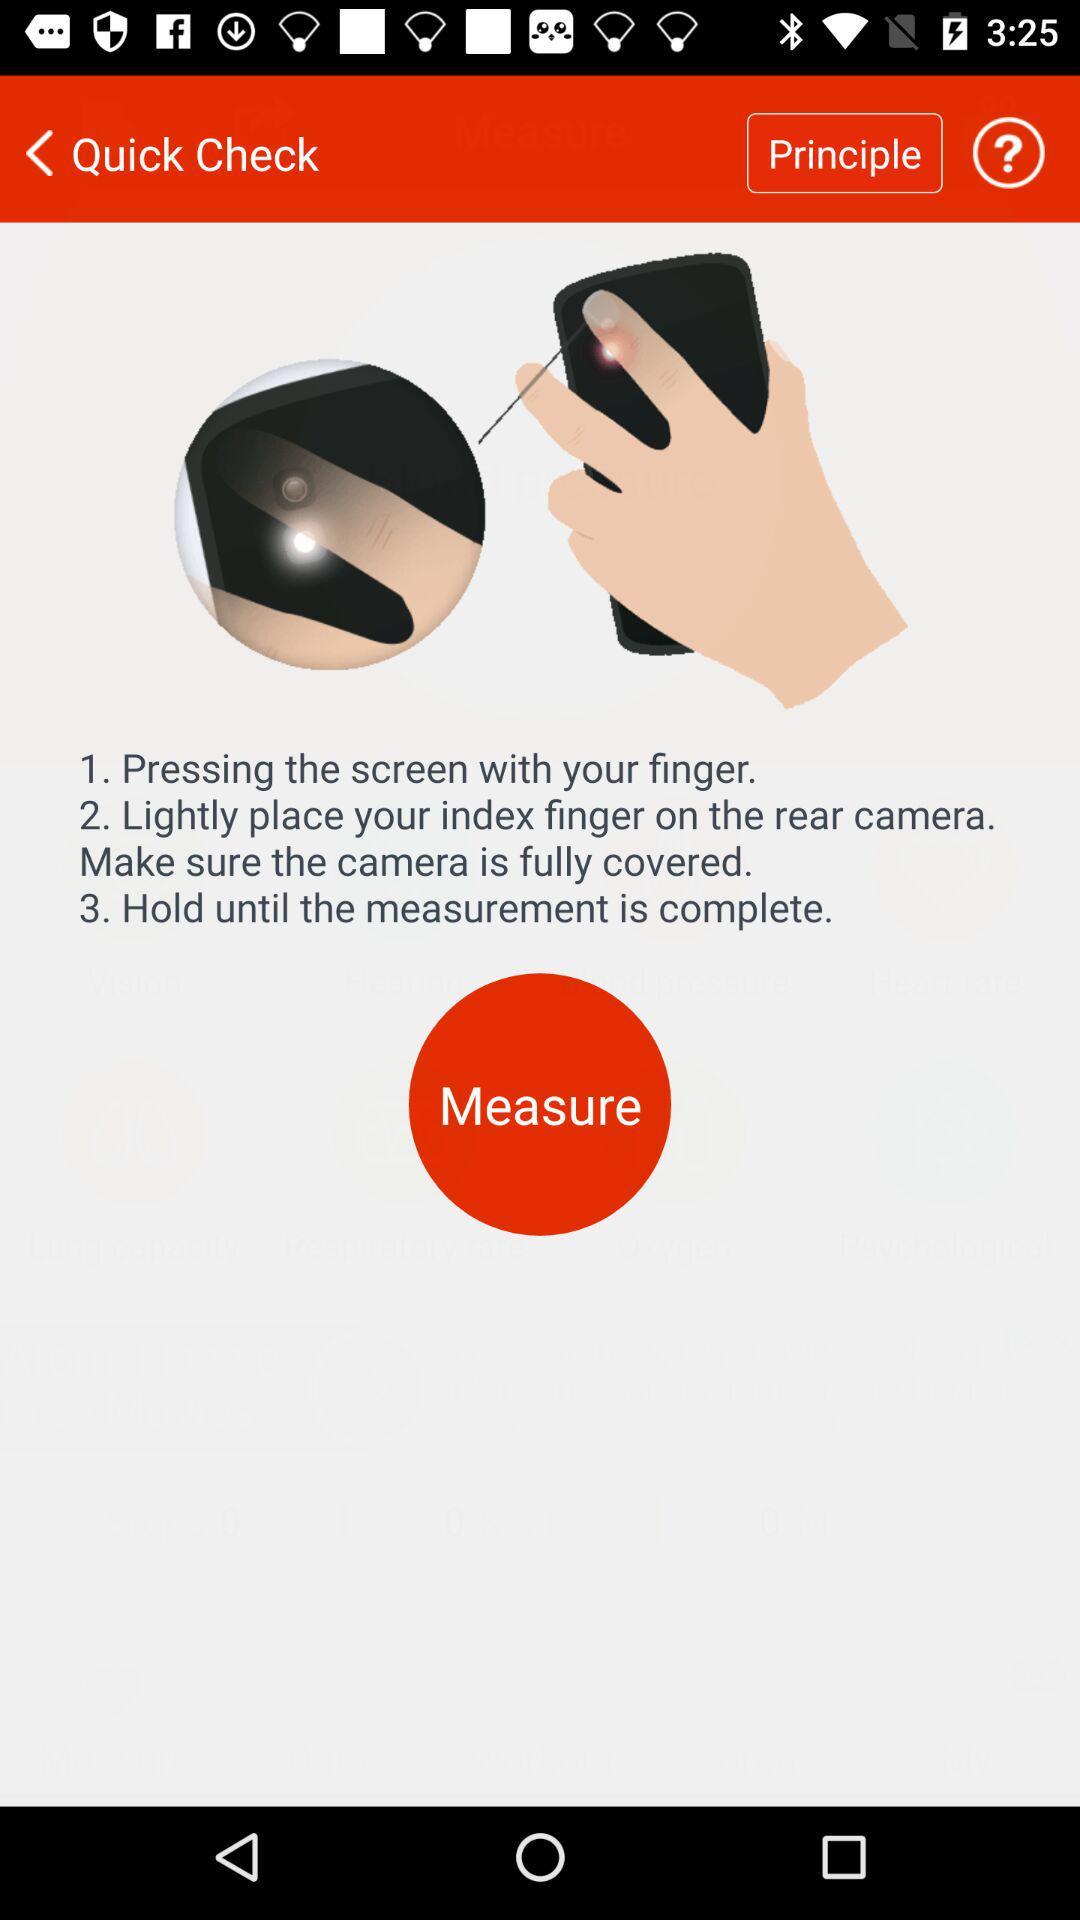  What do you see at coordinates (1008, 139) in the screenshot?
I see `icon to the right of the principle icon` at bounding box center [1008, 139].